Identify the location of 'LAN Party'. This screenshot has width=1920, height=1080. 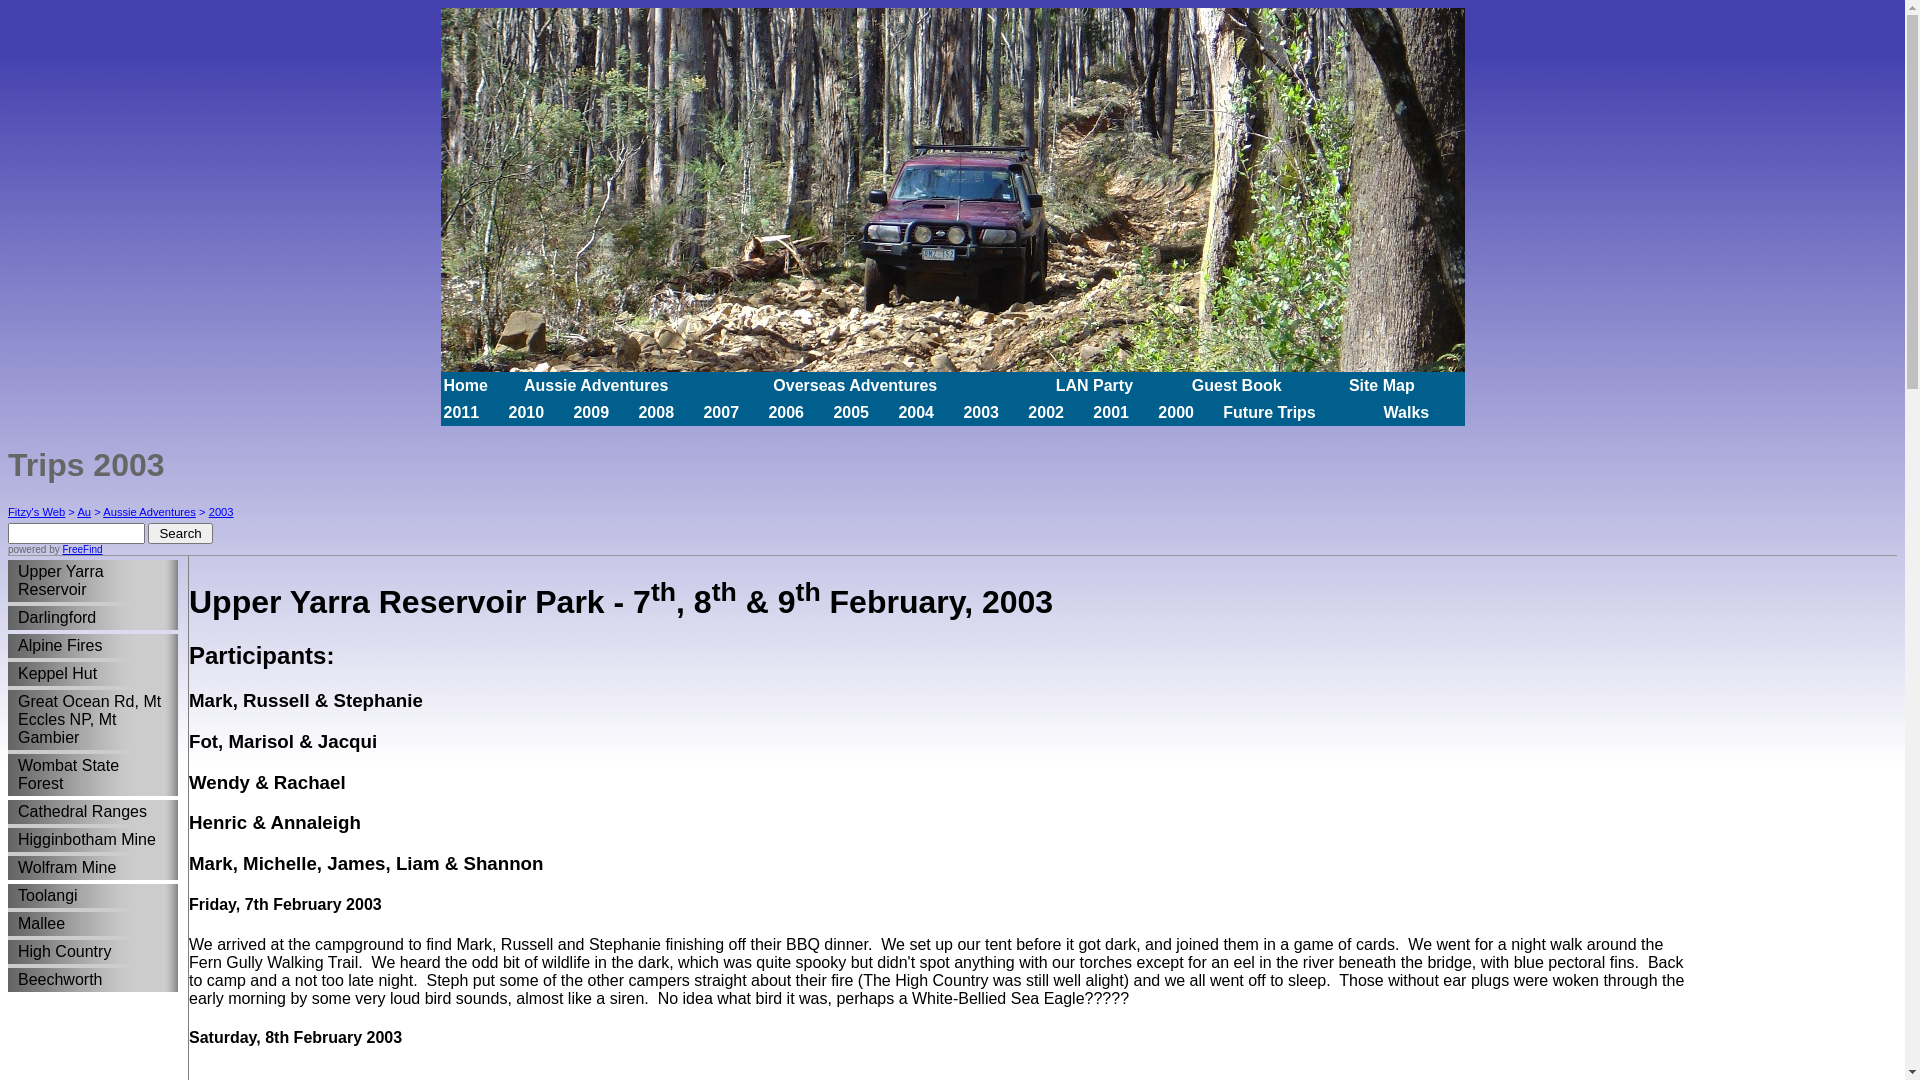
(1093, 384).